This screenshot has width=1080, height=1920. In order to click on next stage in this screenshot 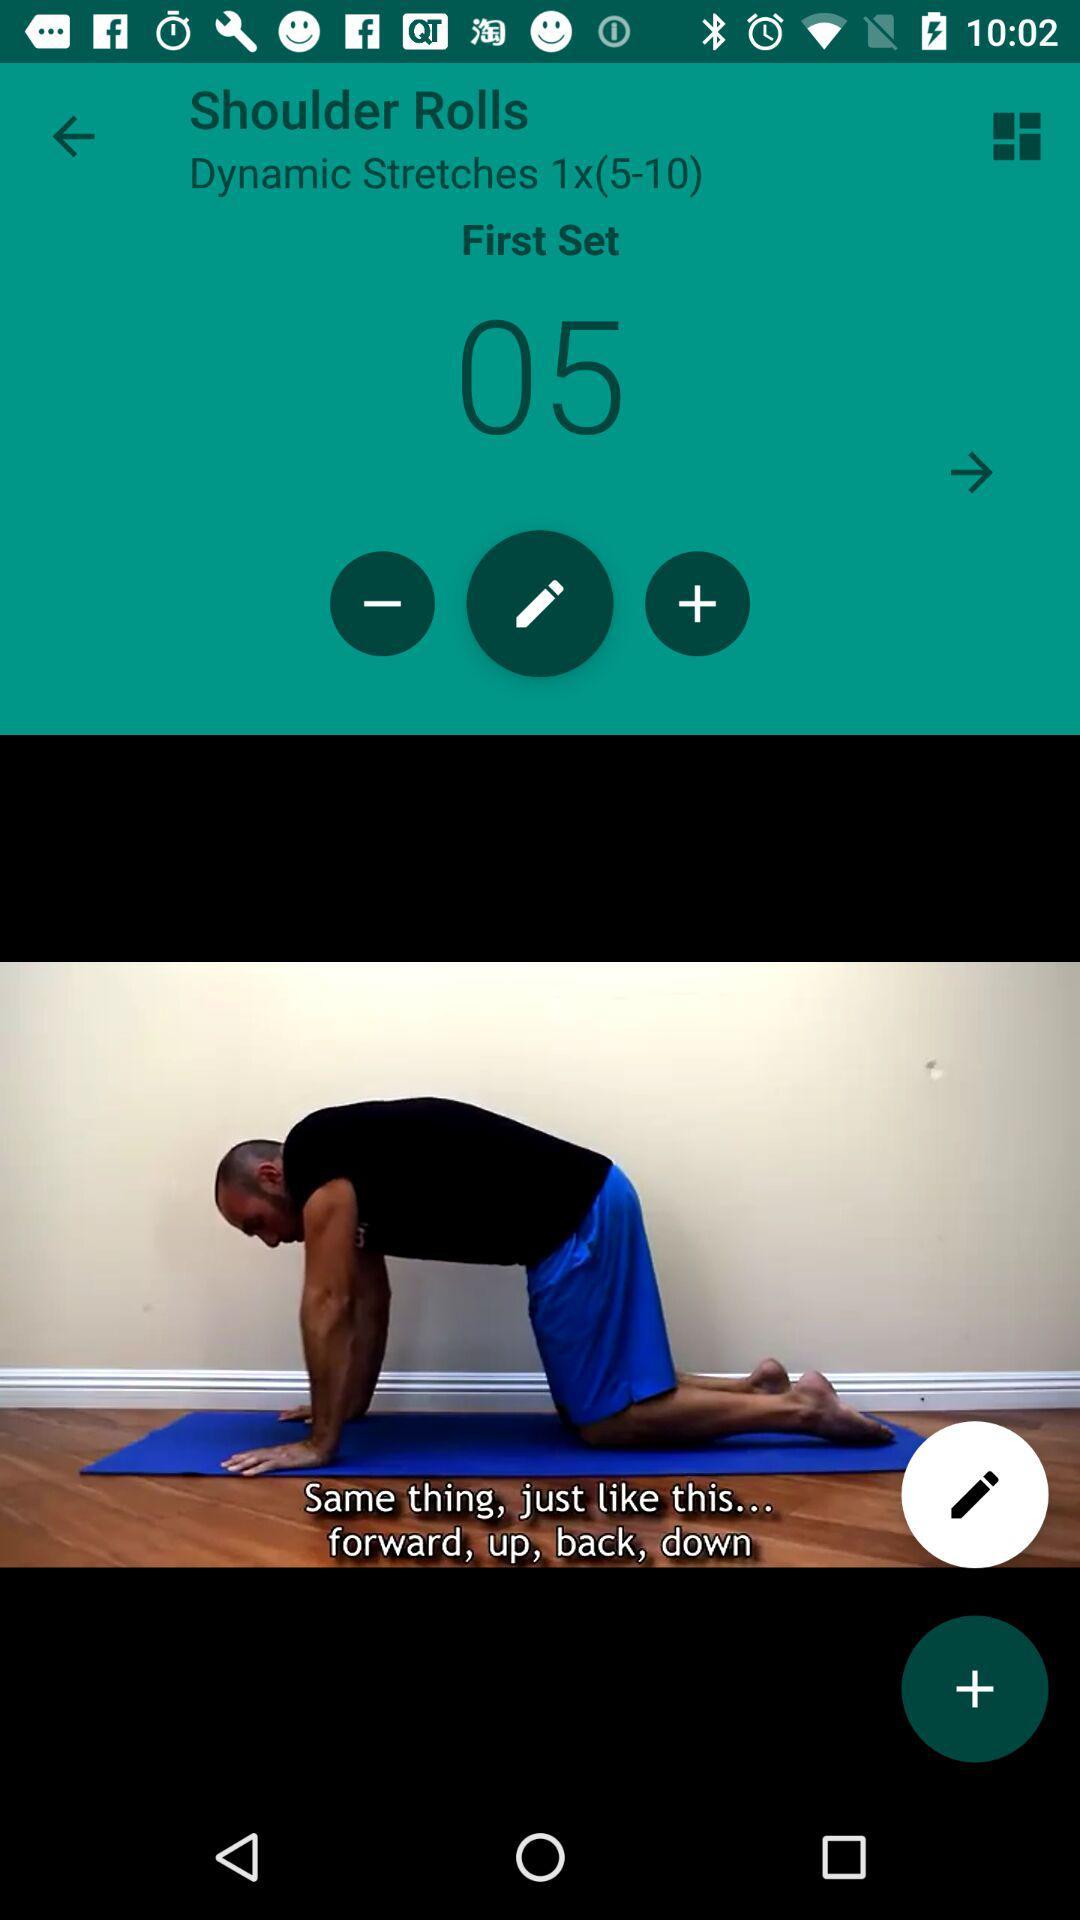, I will do `click(971, 471)`.